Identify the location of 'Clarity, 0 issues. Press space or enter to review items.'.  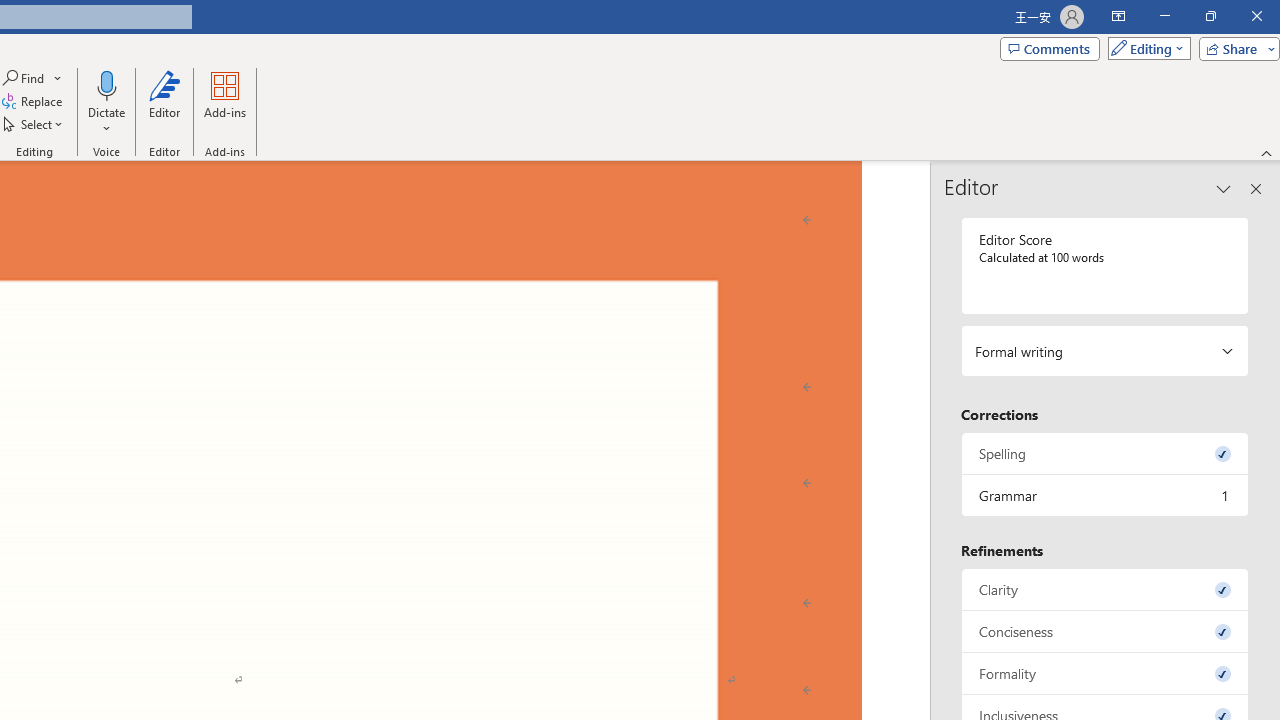
(1104, 588).